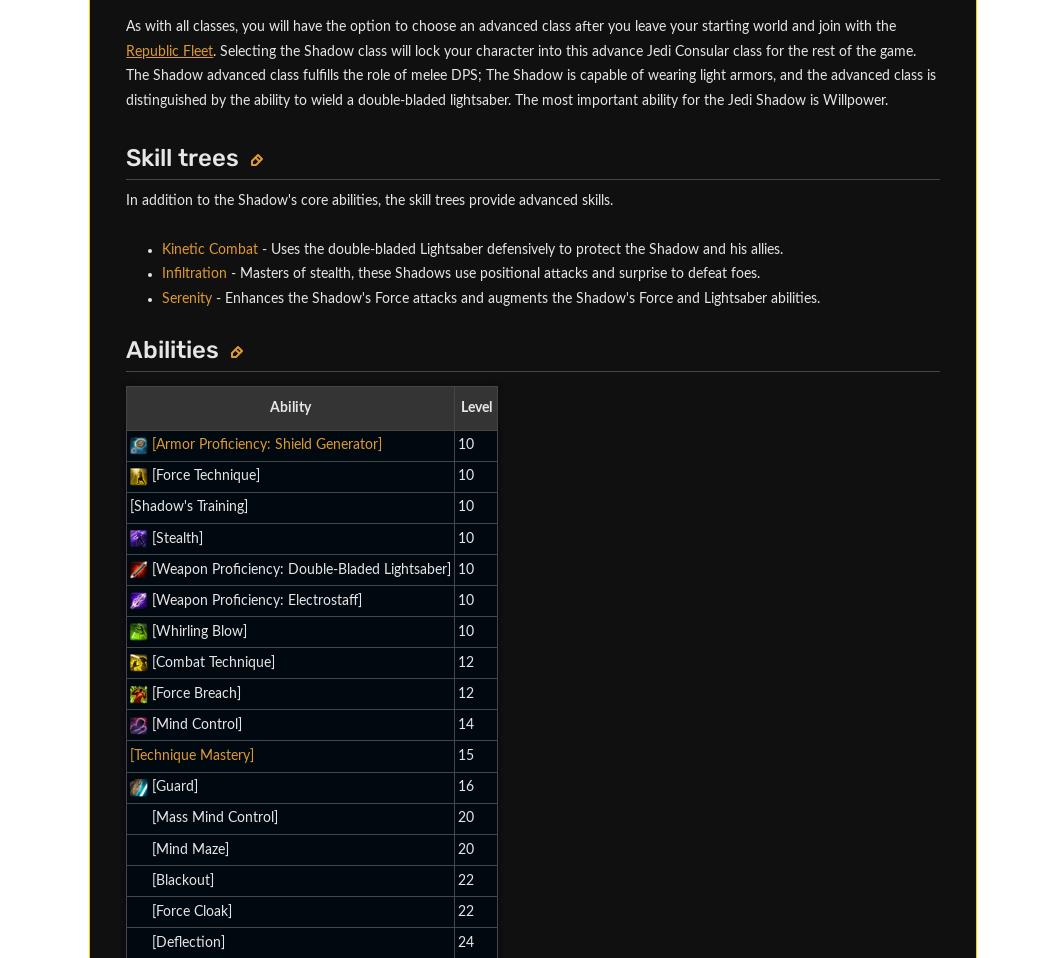  Describe the element at coordinates (83, 894) in the screenshot. I see `'Follow Us'` at that location.